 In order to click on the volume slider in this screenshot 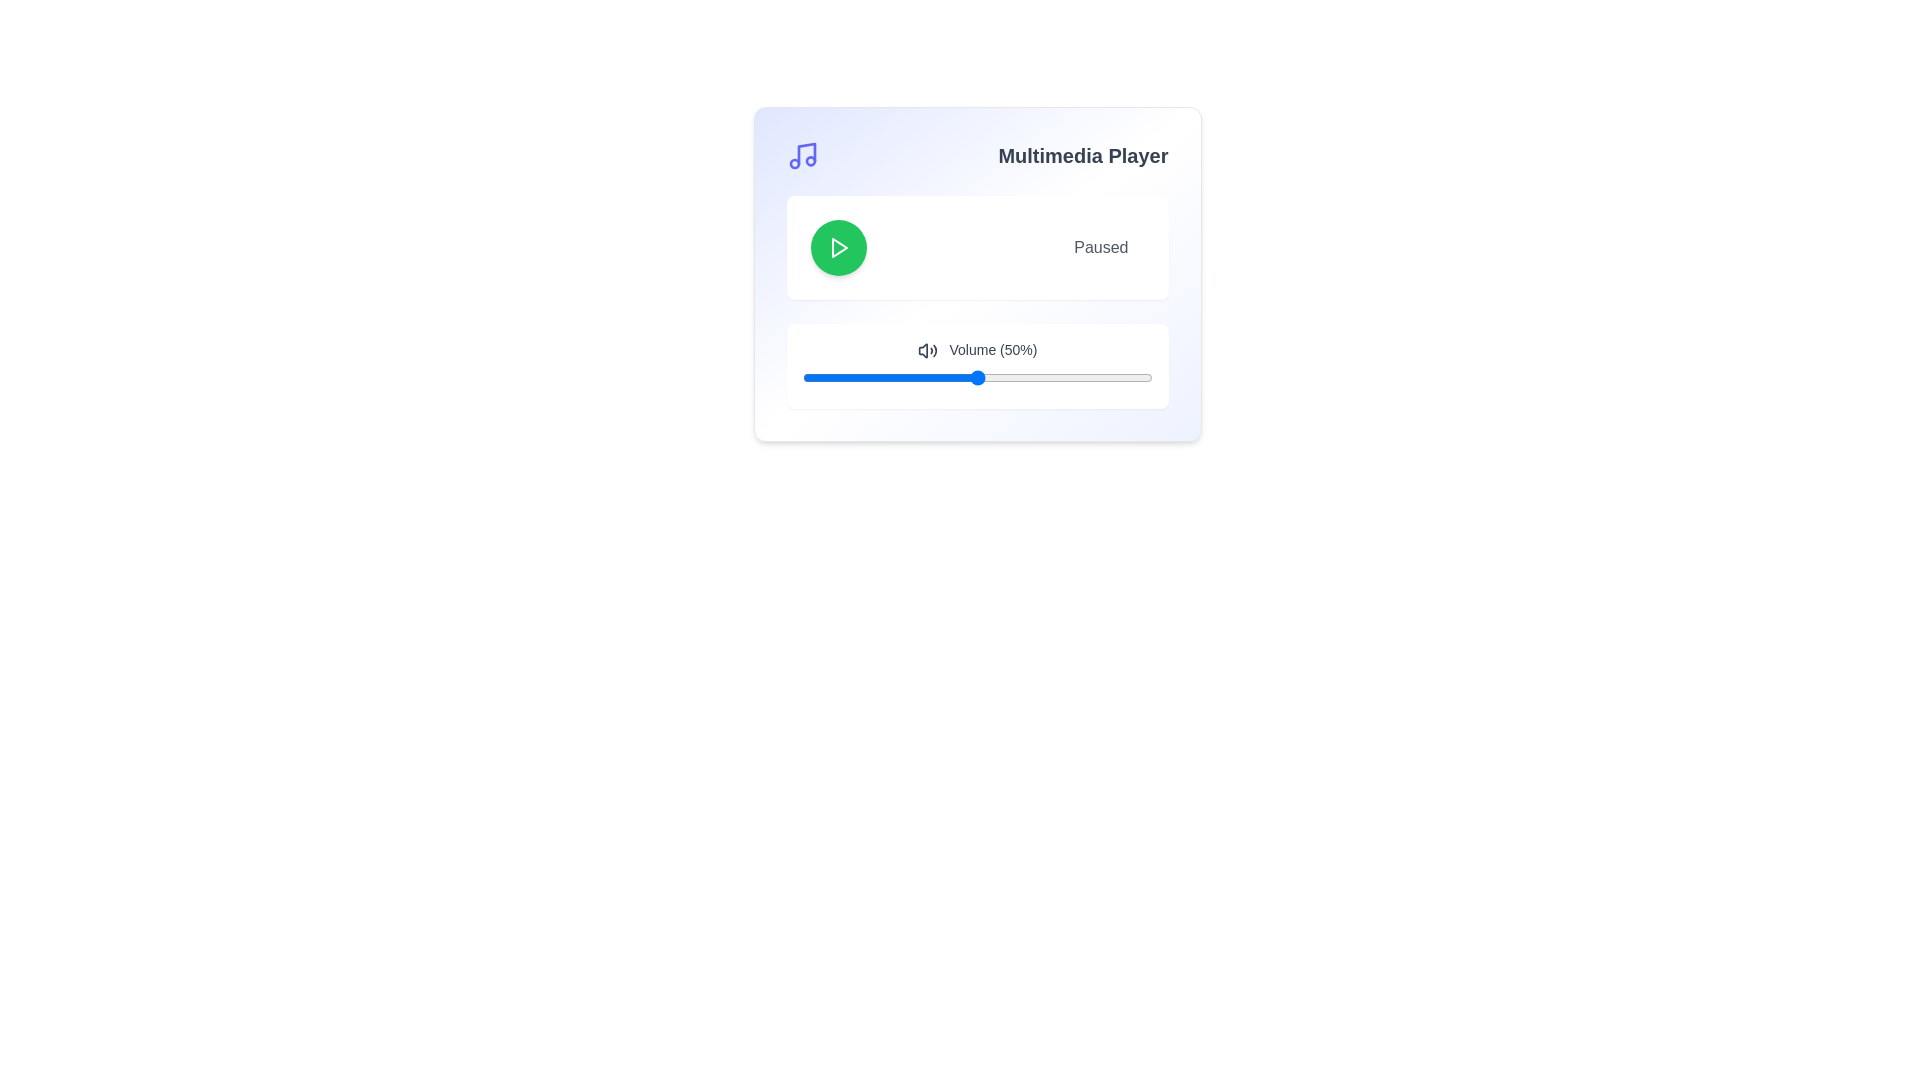, I will do `click(823, 378)`.